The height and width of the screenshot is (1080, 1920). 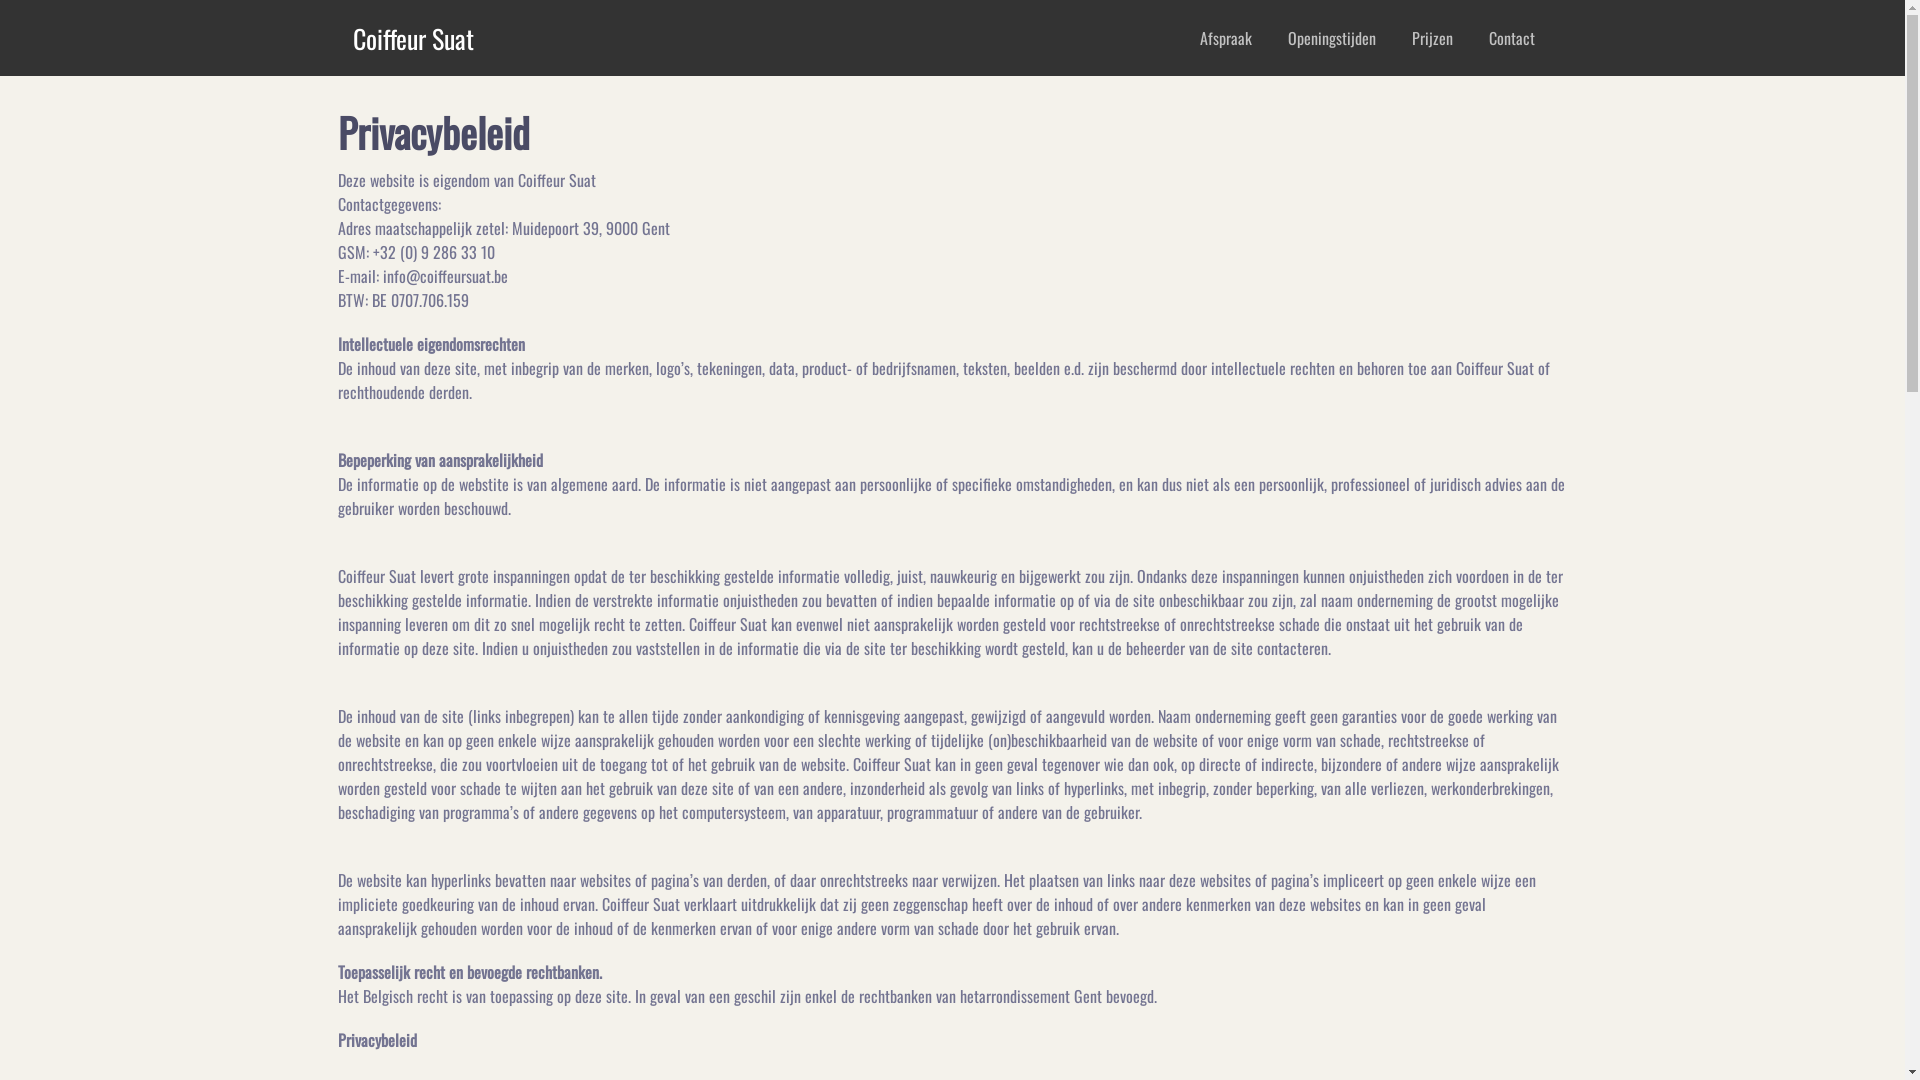 I want to click on 'Prijzen', so click(x=1431, y=38).